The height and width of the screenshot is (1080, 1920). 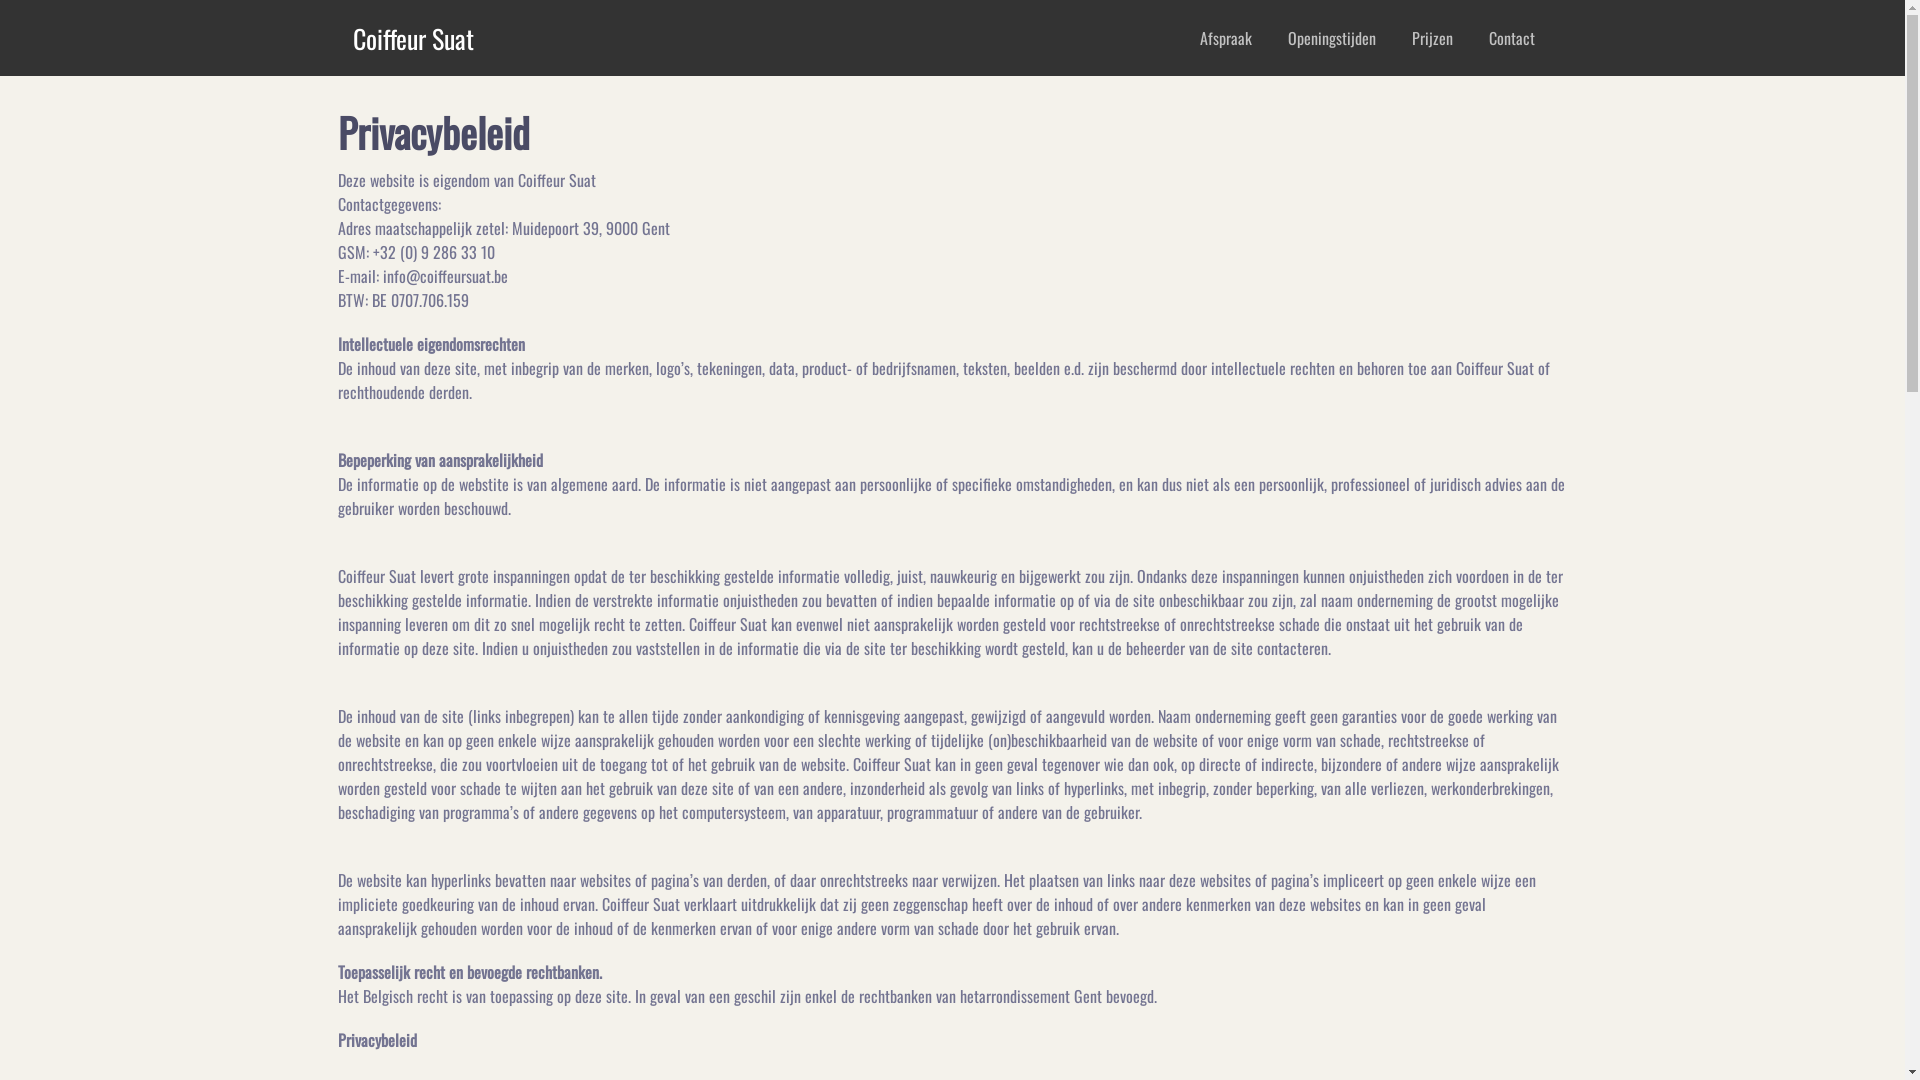 I want to click on 'Prijzen', so click(x=1431, y=38).